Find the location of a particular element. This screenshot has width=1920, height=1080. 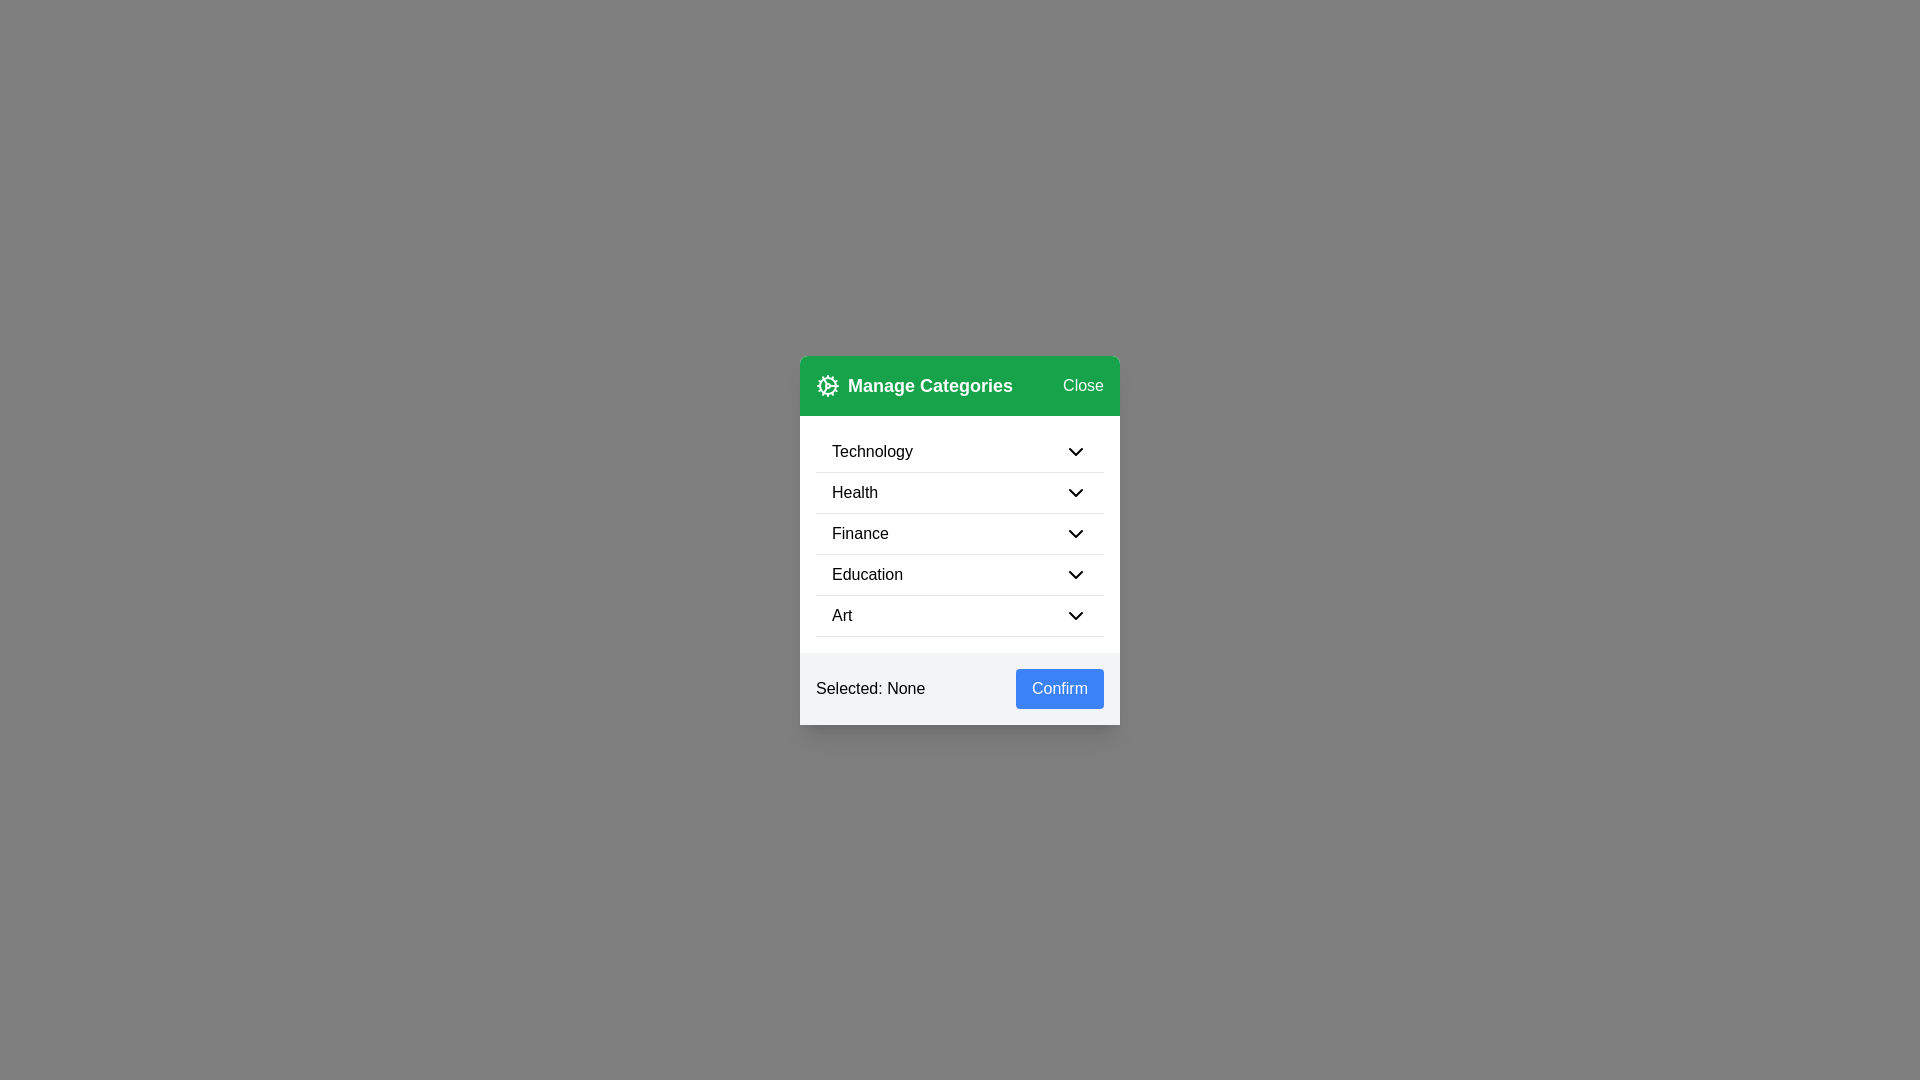

the row corresponding to the category Health is located at coordinates (960, 493).